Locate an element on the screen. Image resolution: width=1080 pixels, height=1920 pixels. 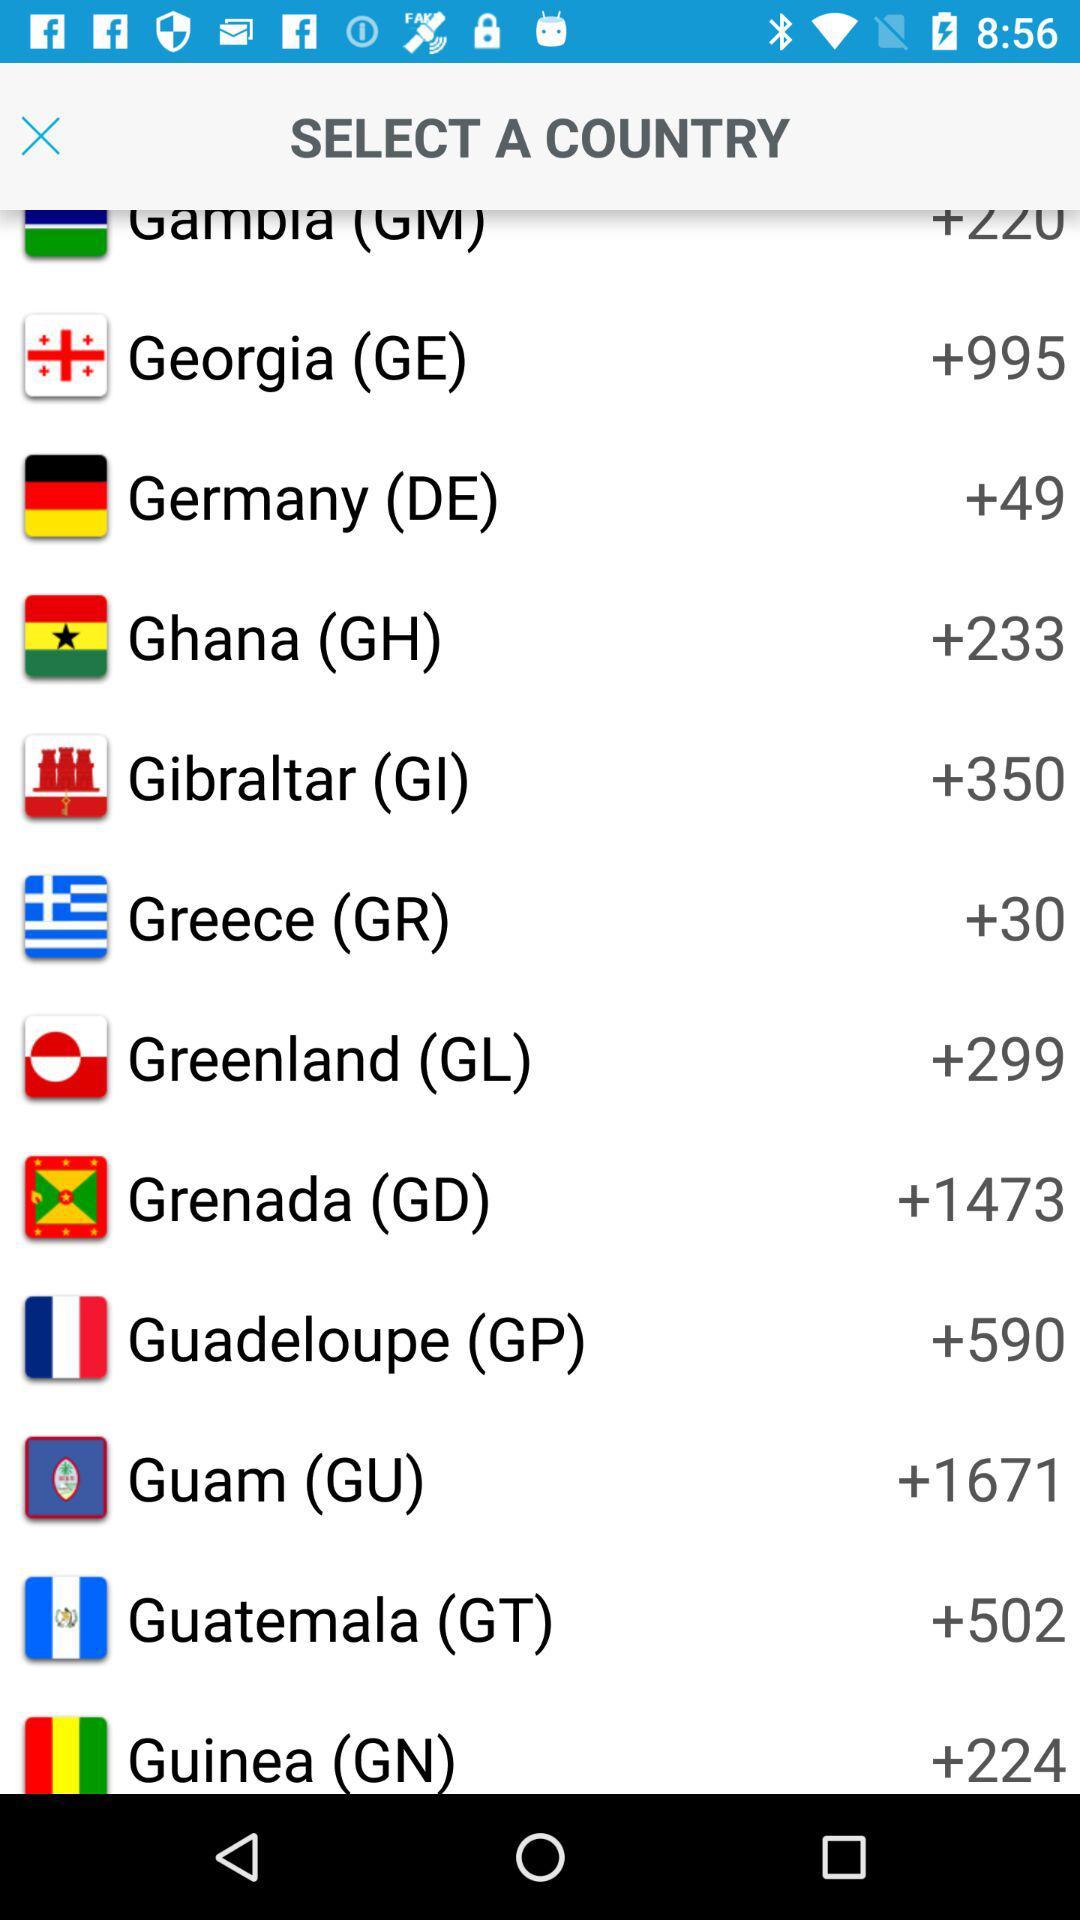
item to the right of the gibraltar (gi) is located at coordinates (998, 775).